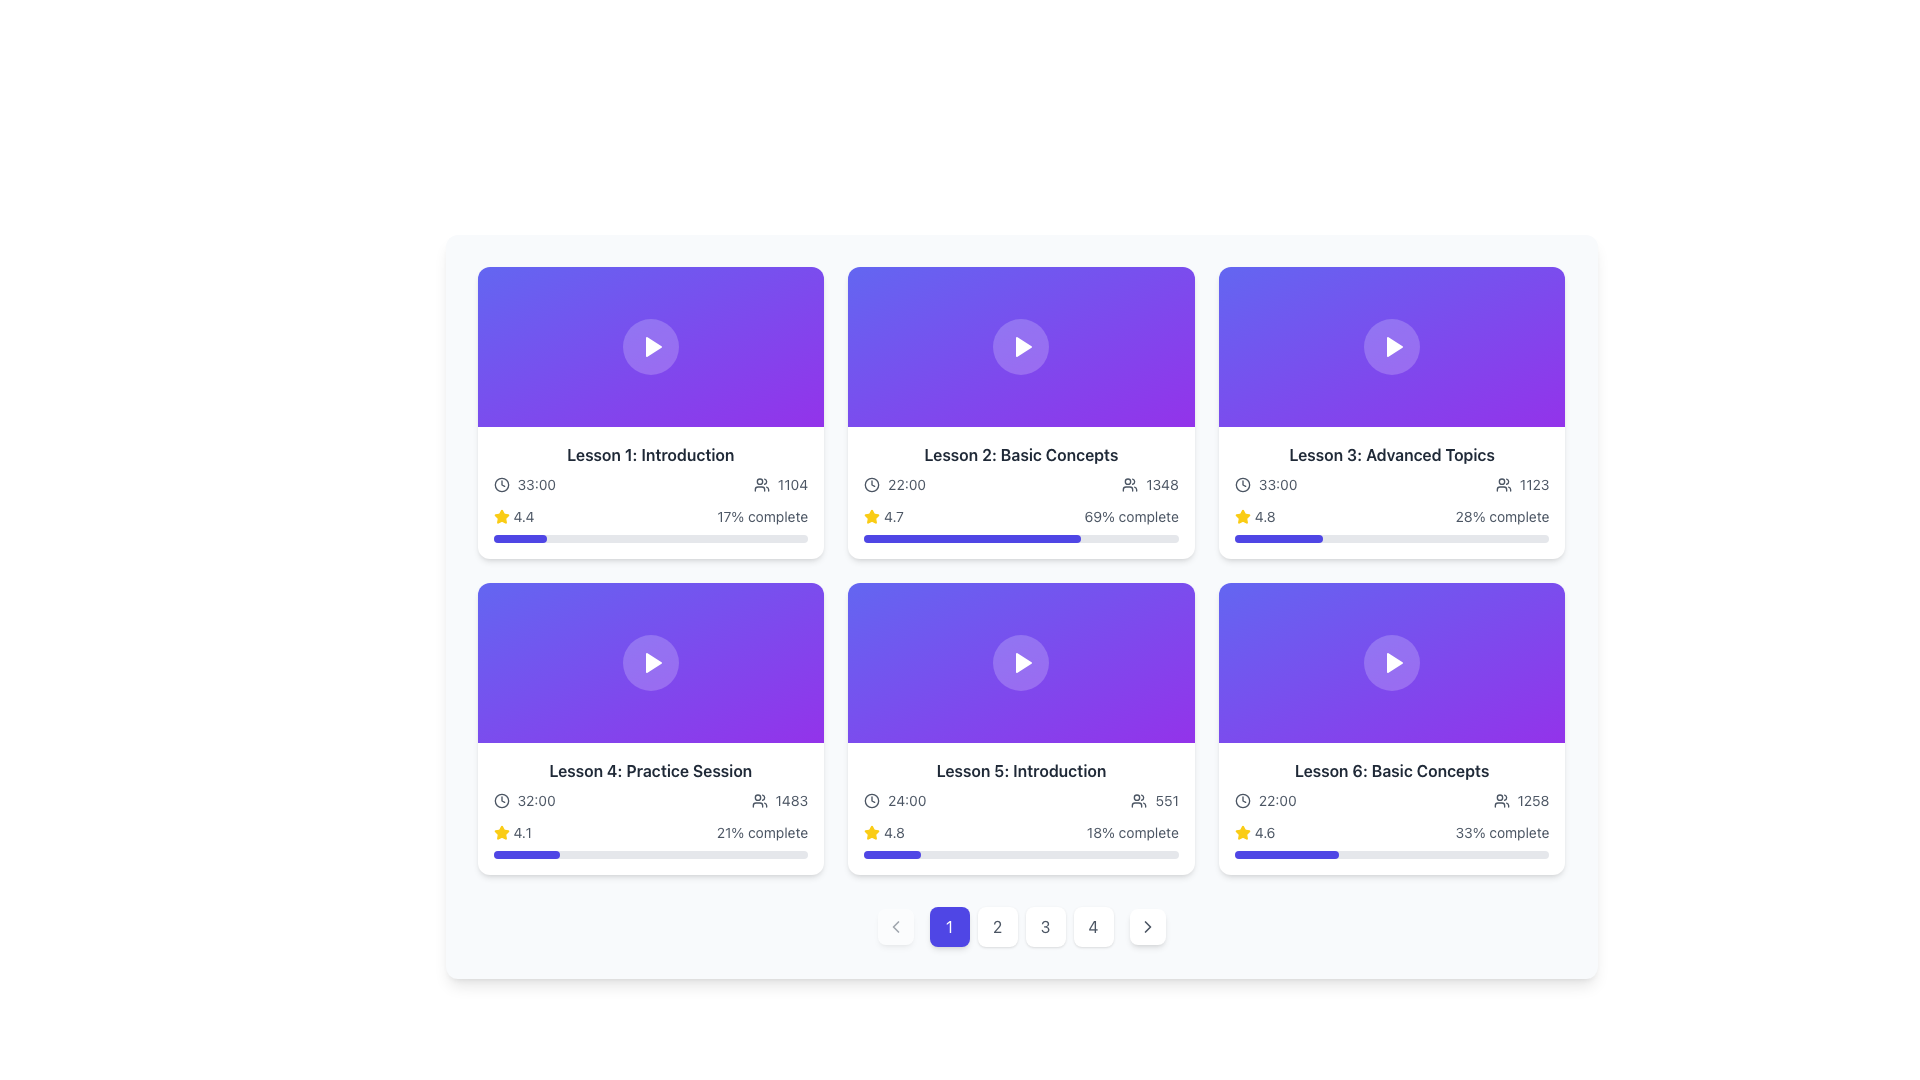 This screenshot has width=1920, height=1080. I want to click on the count of users displayed on the label with icon located to the right of '33:00' within the 'Lesson 1: Introduction' card, so click(780, 485).